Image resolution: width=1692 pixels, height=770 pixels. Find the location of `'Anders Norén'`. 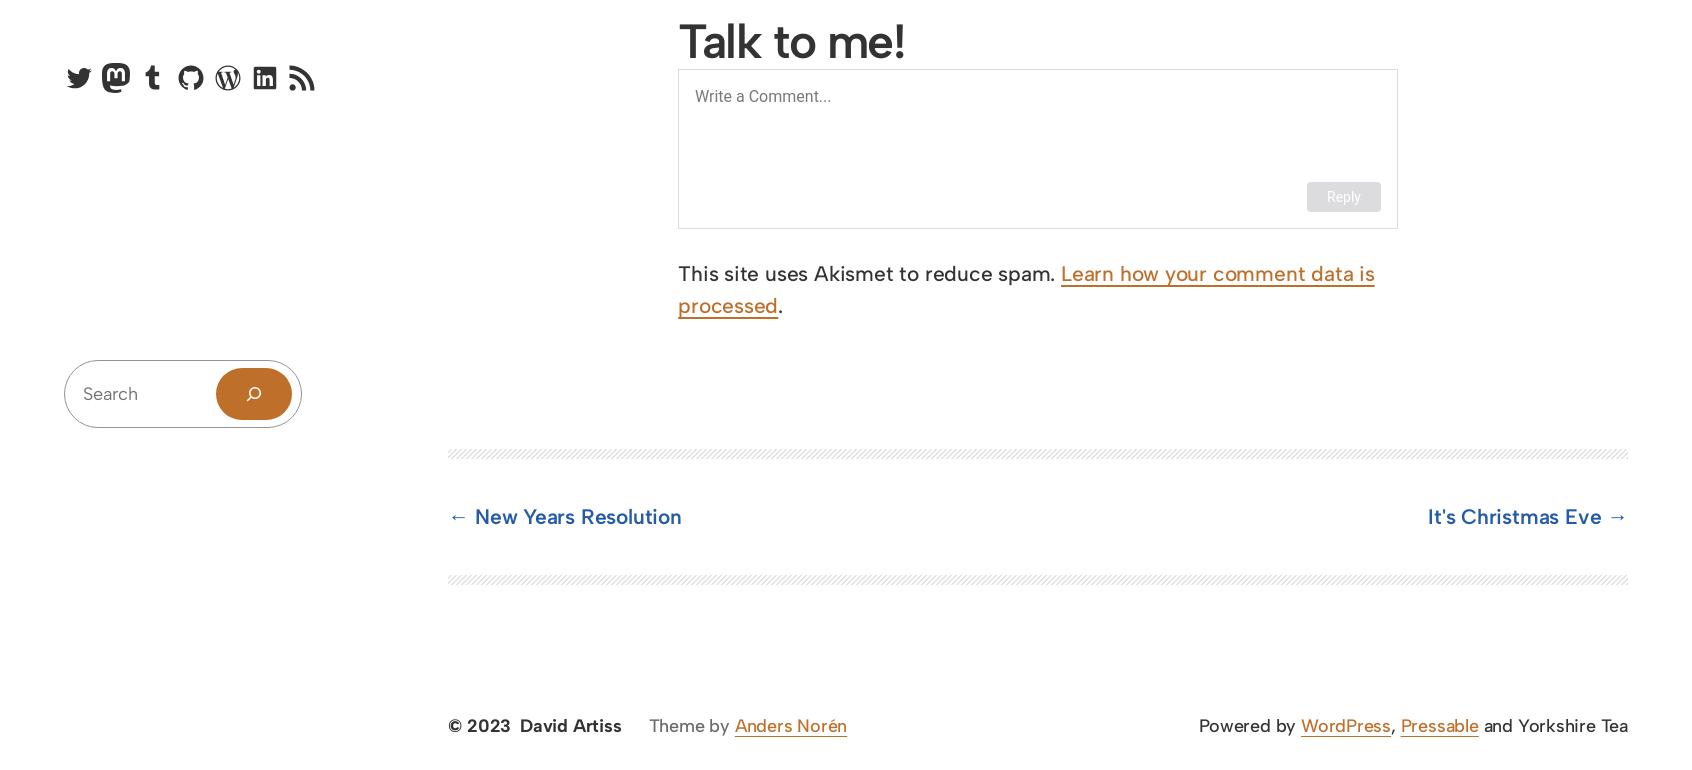

'Anders Norén' is located at coordinates (732, 725).